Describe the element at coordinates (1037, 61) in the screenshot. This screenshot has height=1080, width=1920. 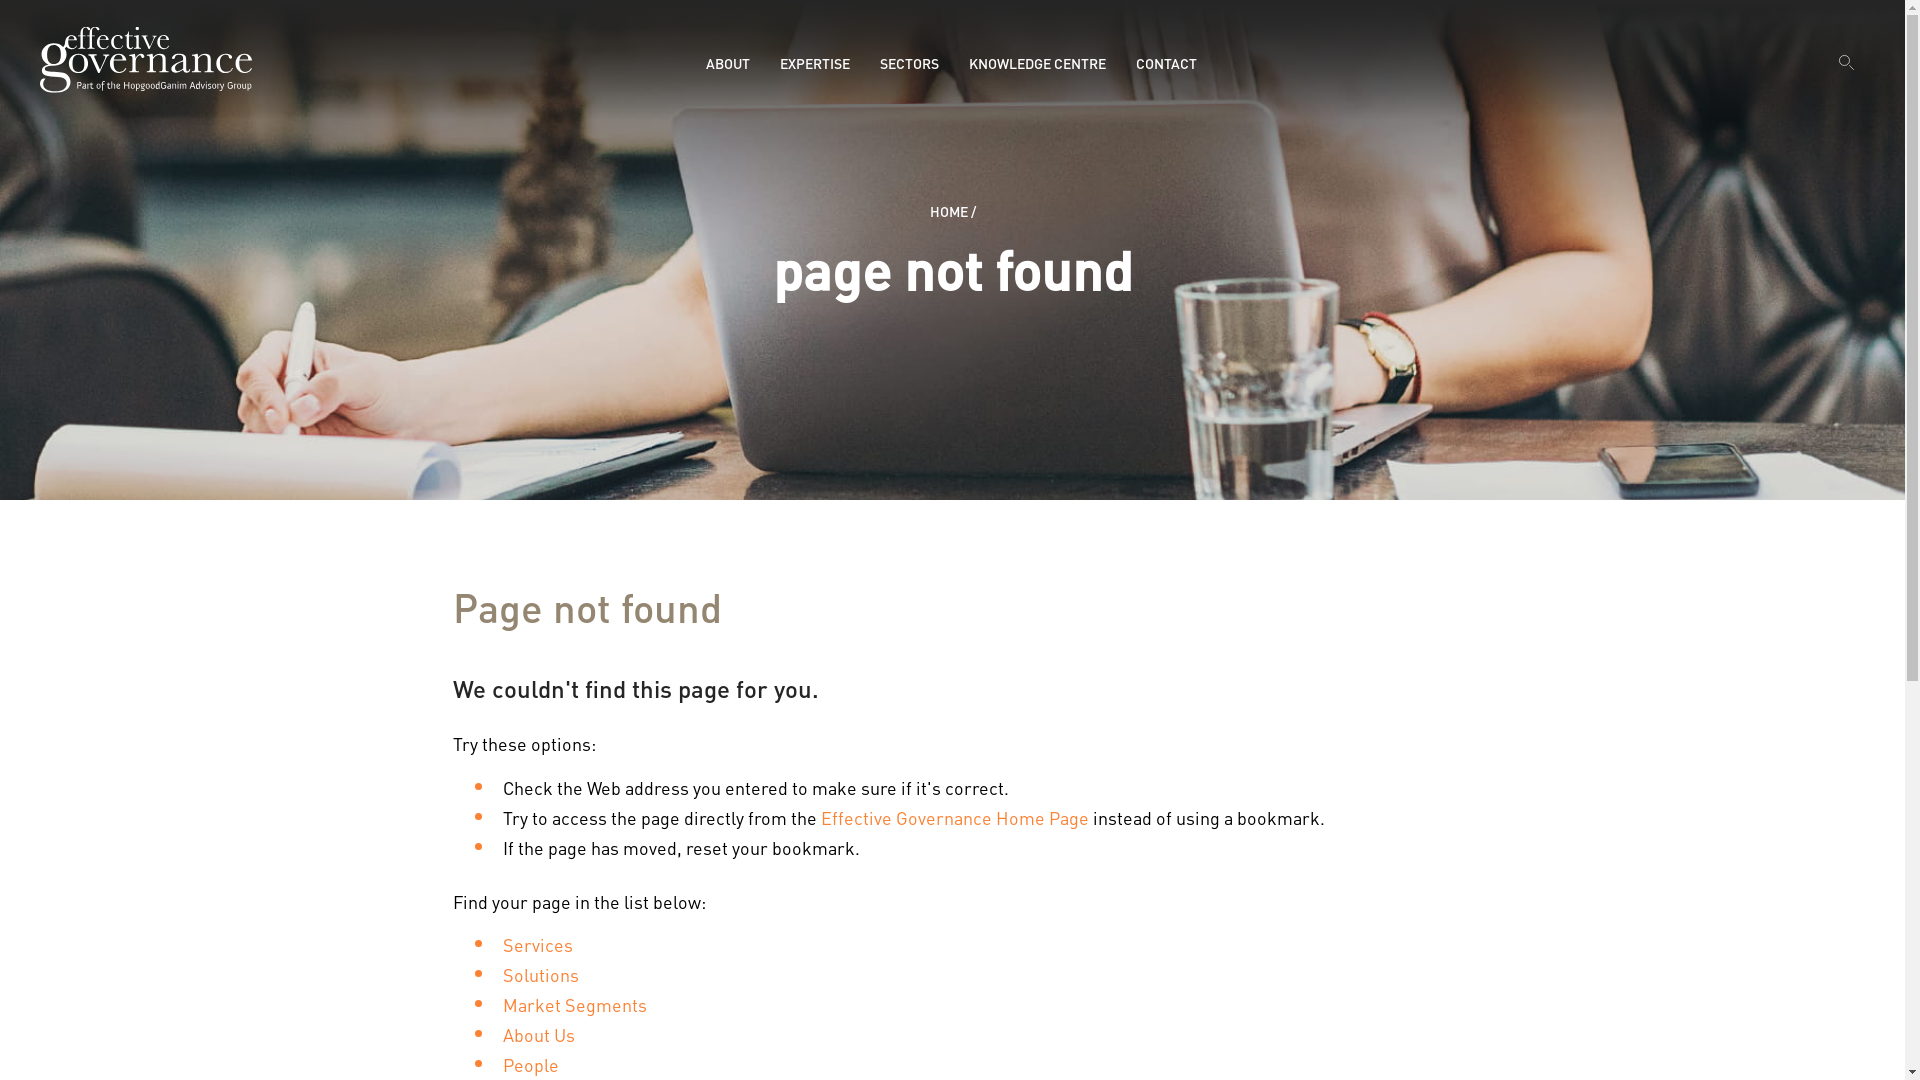
I see `'KNOWLEDGE CENTRE'` at that location.